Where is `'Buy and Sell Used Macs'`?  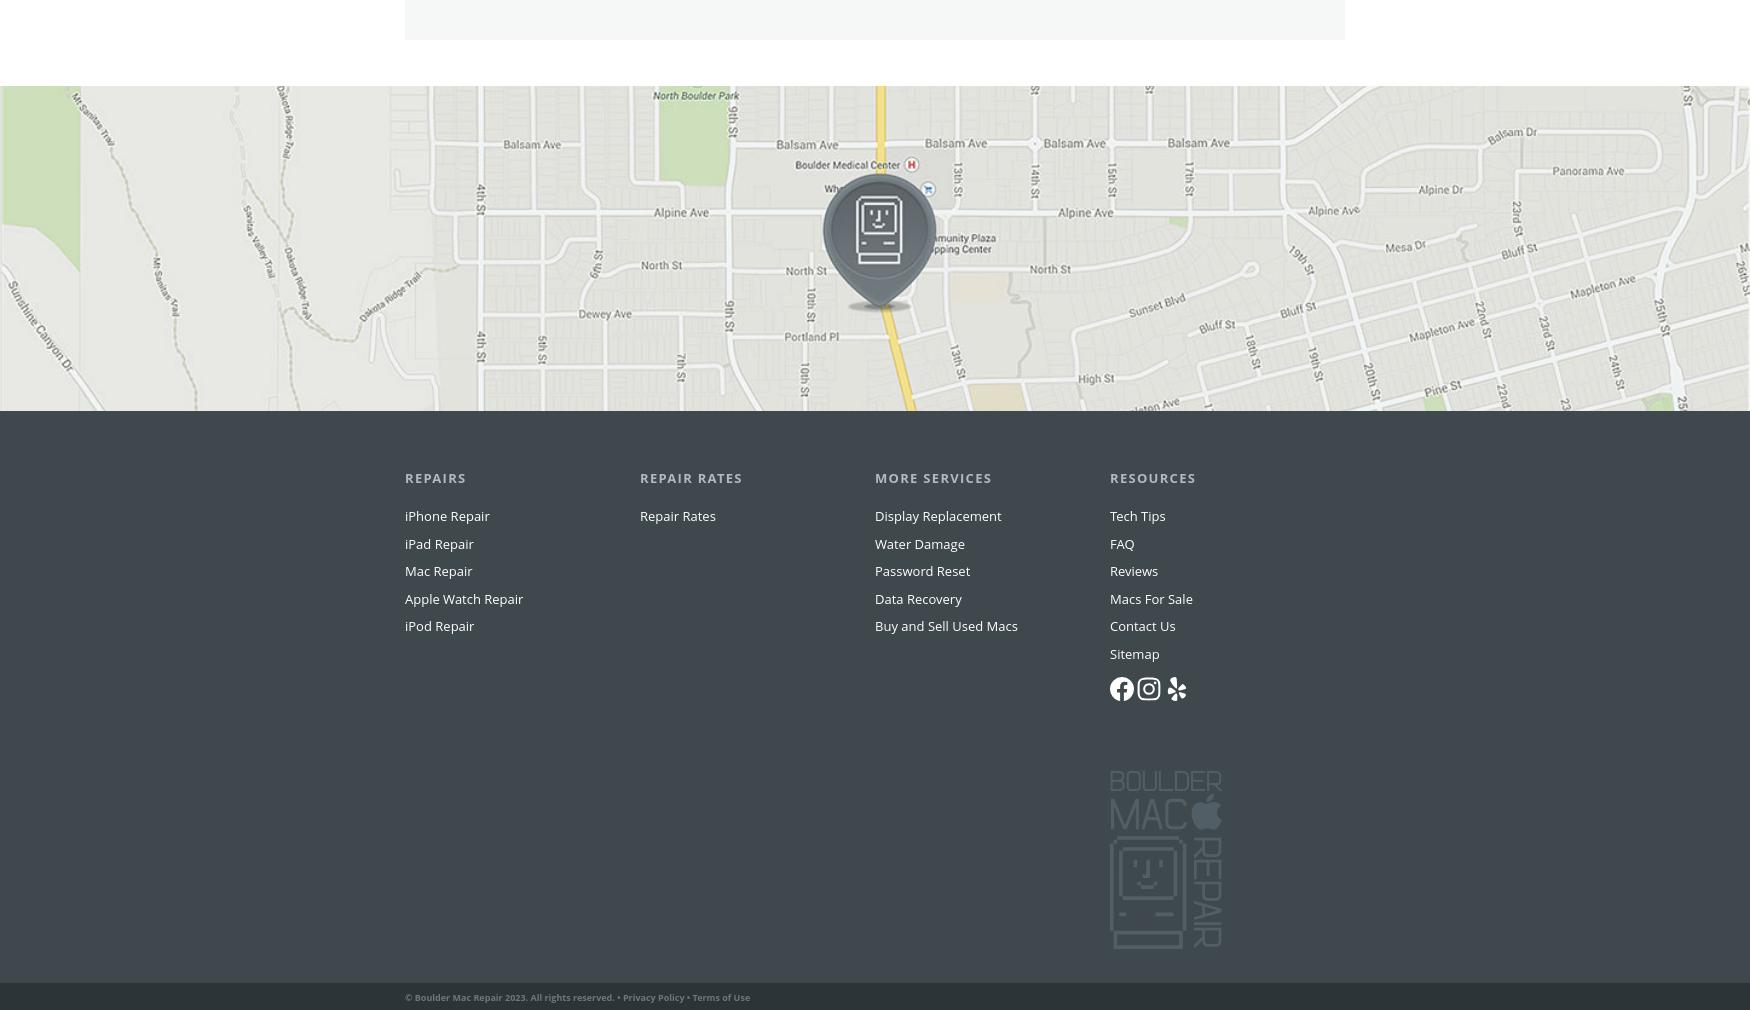
'Buy and Sell Used Macs' is located at coordinates (946, 664).